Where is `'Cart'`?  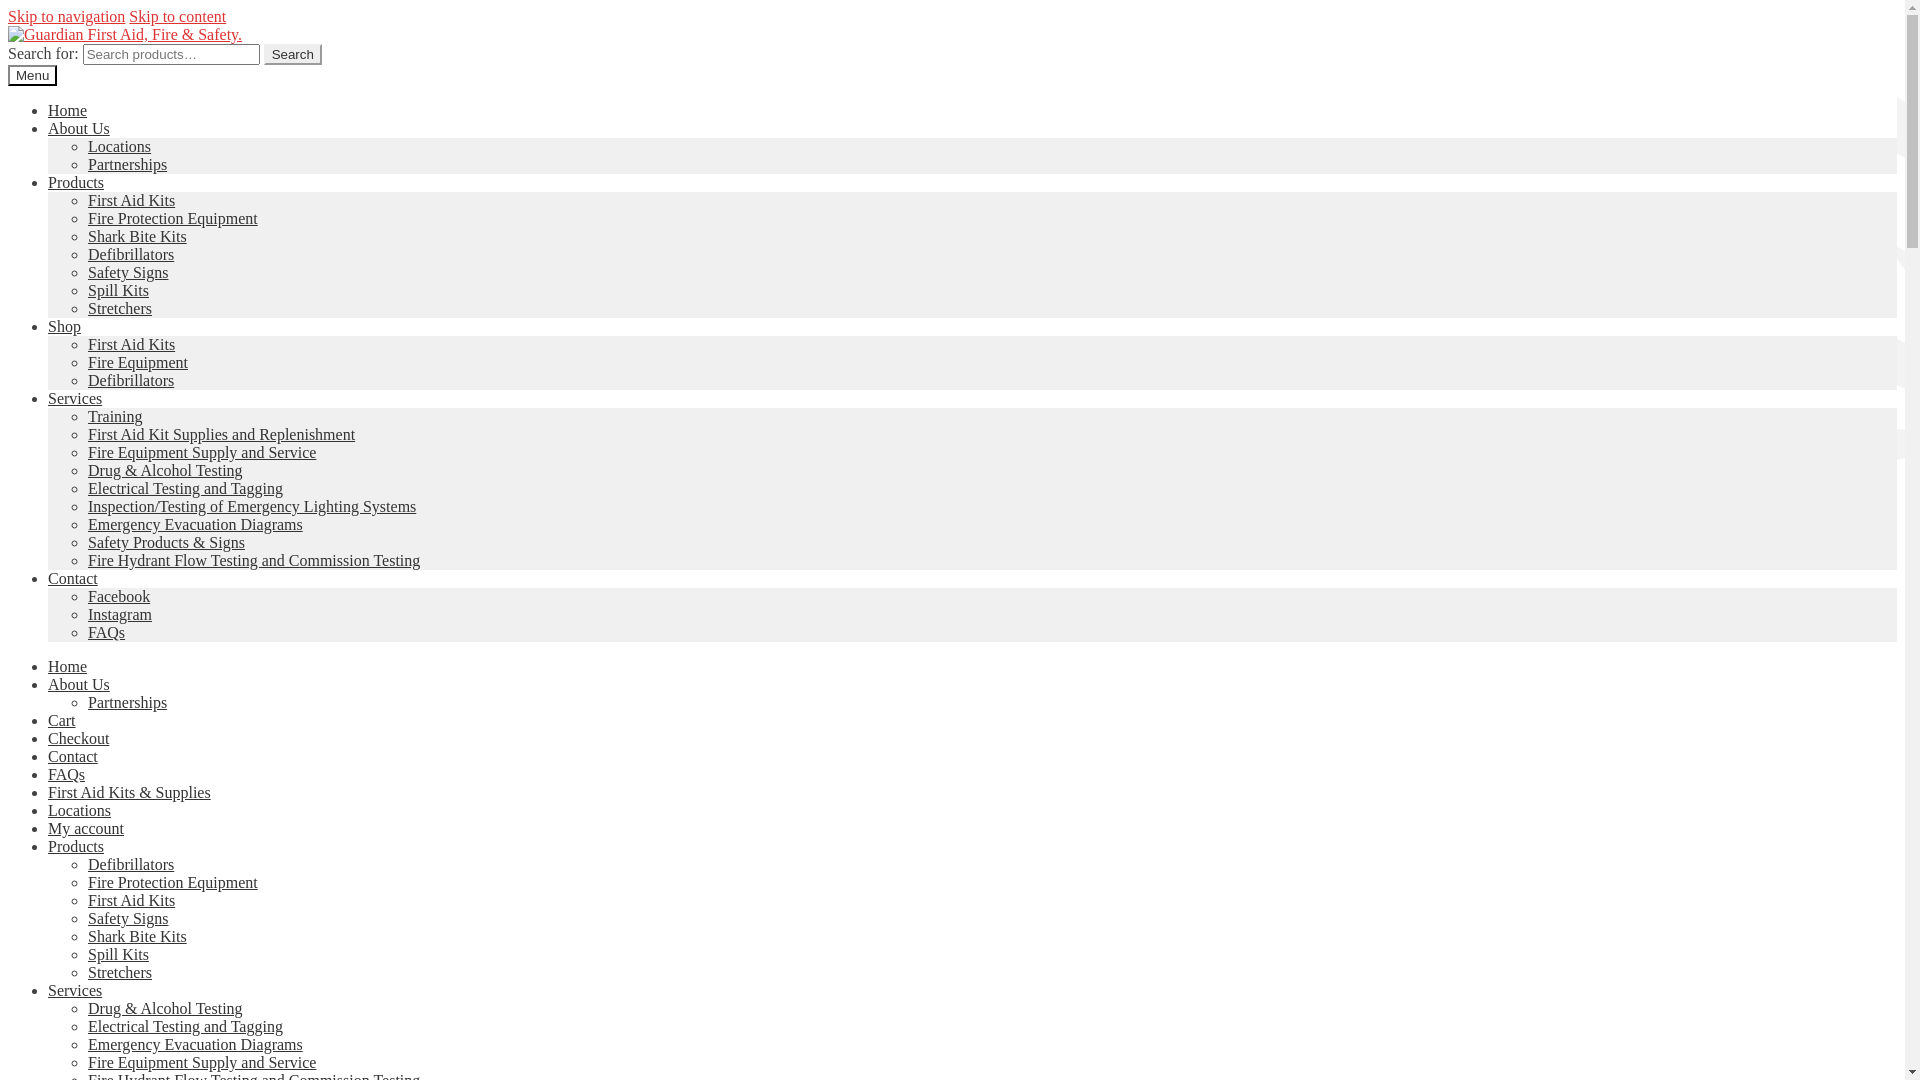
'Cart' is located at coordinates (62, 720).